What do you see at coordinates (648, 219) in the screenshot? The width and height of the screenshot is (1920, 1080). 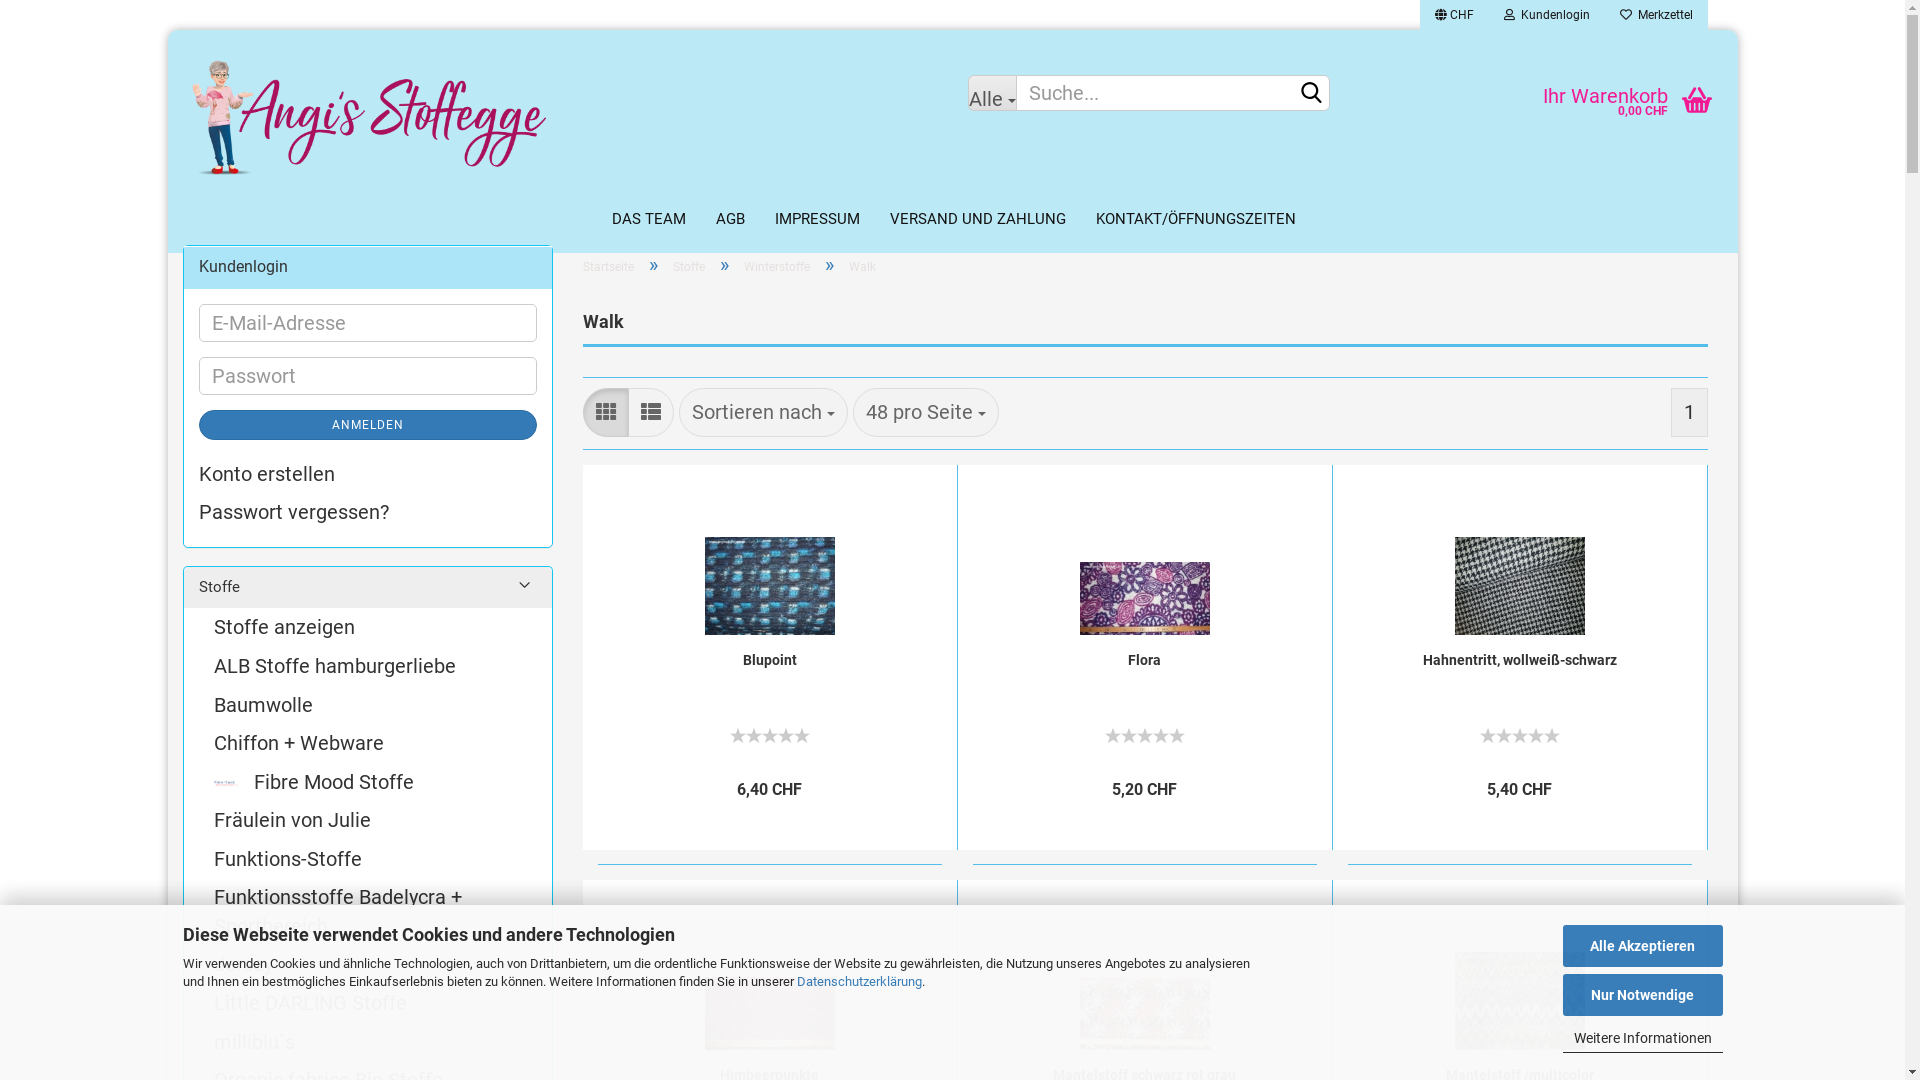 I see `'DAS TEAM'` at bounding box center [648, 219].